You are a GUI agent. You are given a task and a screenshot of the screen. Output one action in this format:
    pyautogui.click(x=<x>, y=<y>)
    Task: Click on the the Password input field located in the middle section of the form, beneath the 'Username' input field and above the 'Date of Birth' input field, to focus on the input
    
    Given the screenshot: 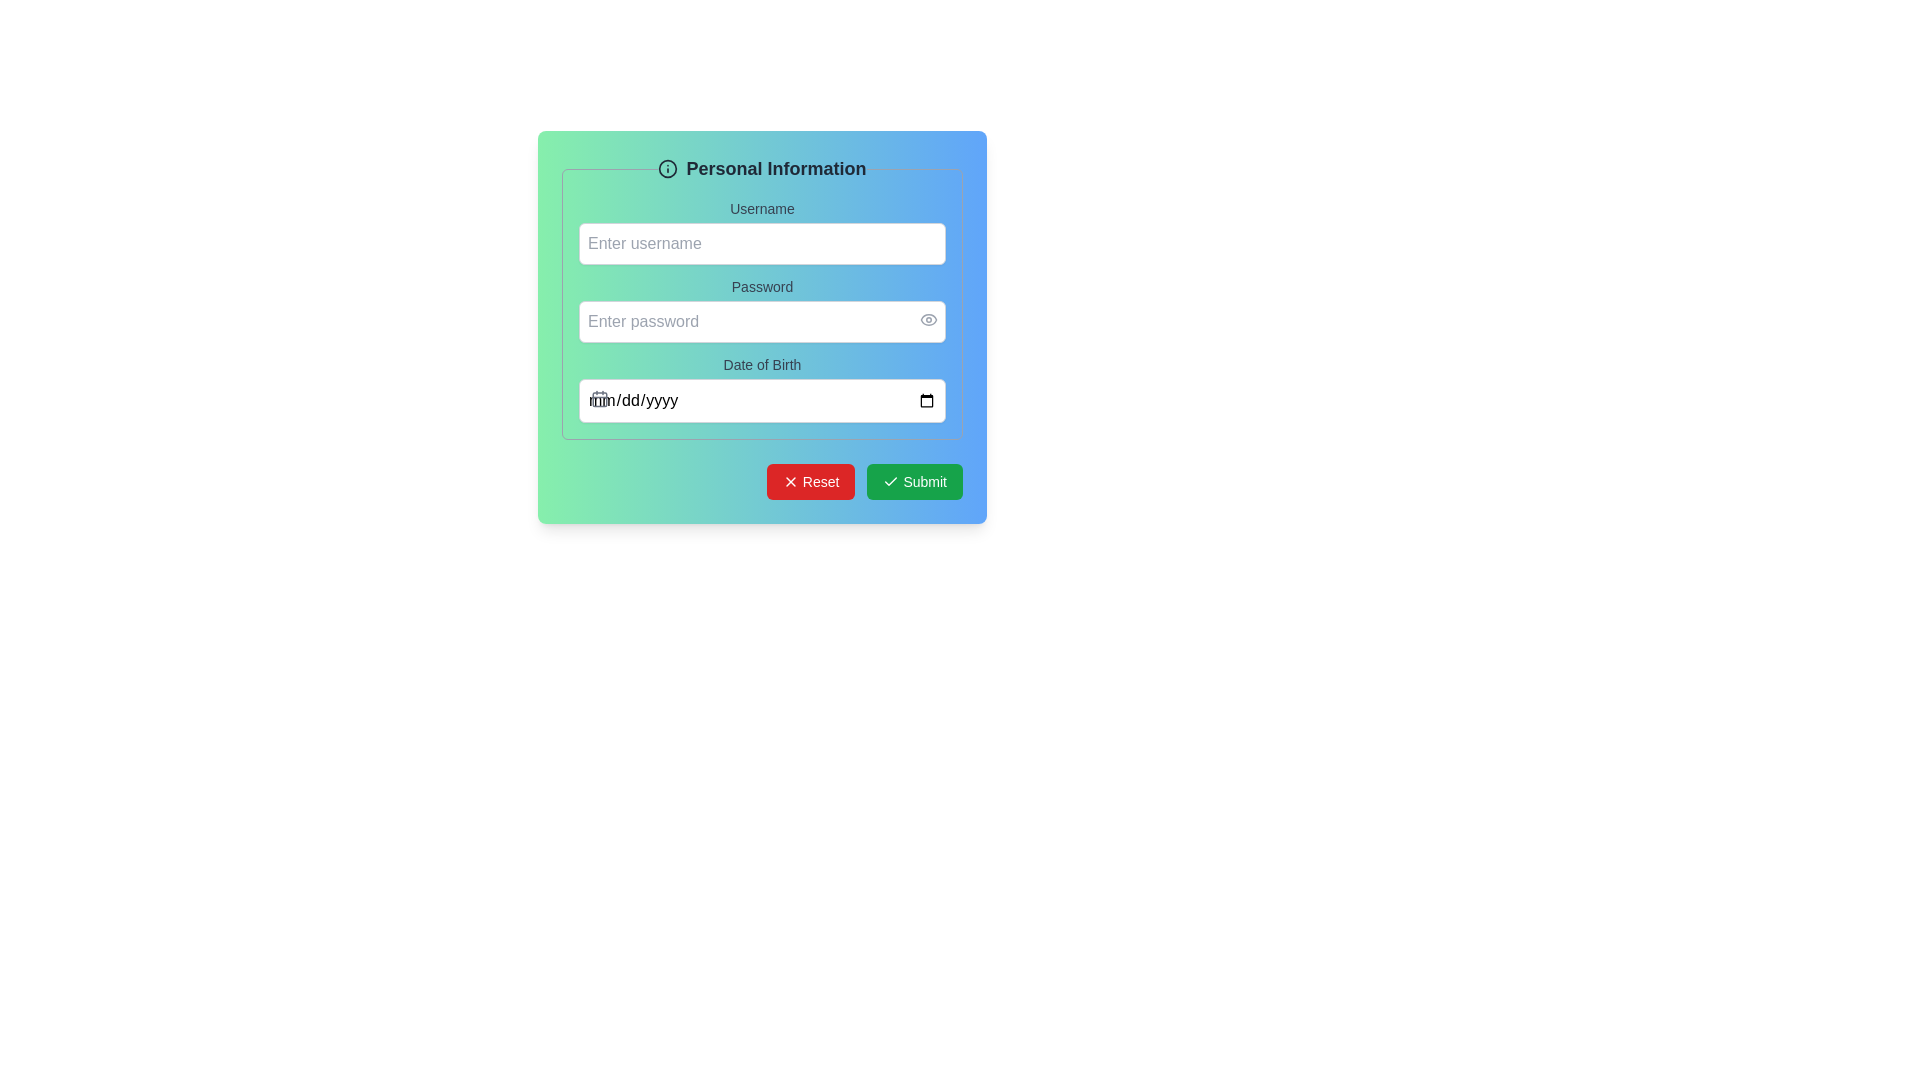 What is the action you would take?
    pyautogui.click(x=761, y=319)
    